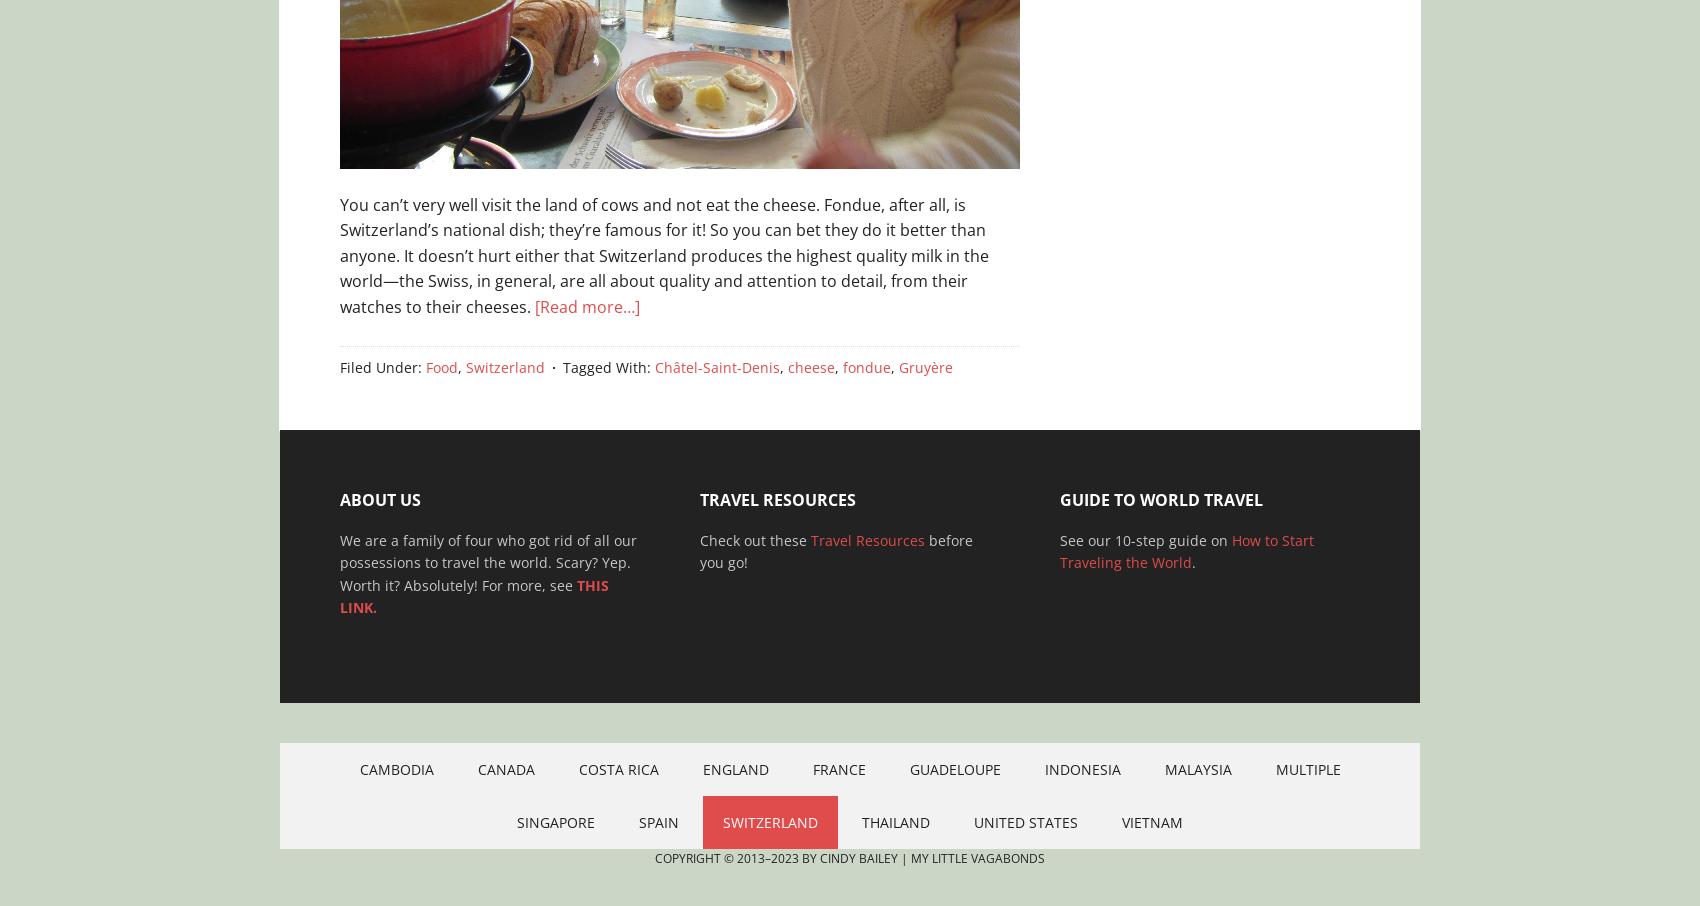  What do you see at coordinates (1275, 768) in the screenshot?
I see `'Multiple'` at bounding box center [1275, 768].